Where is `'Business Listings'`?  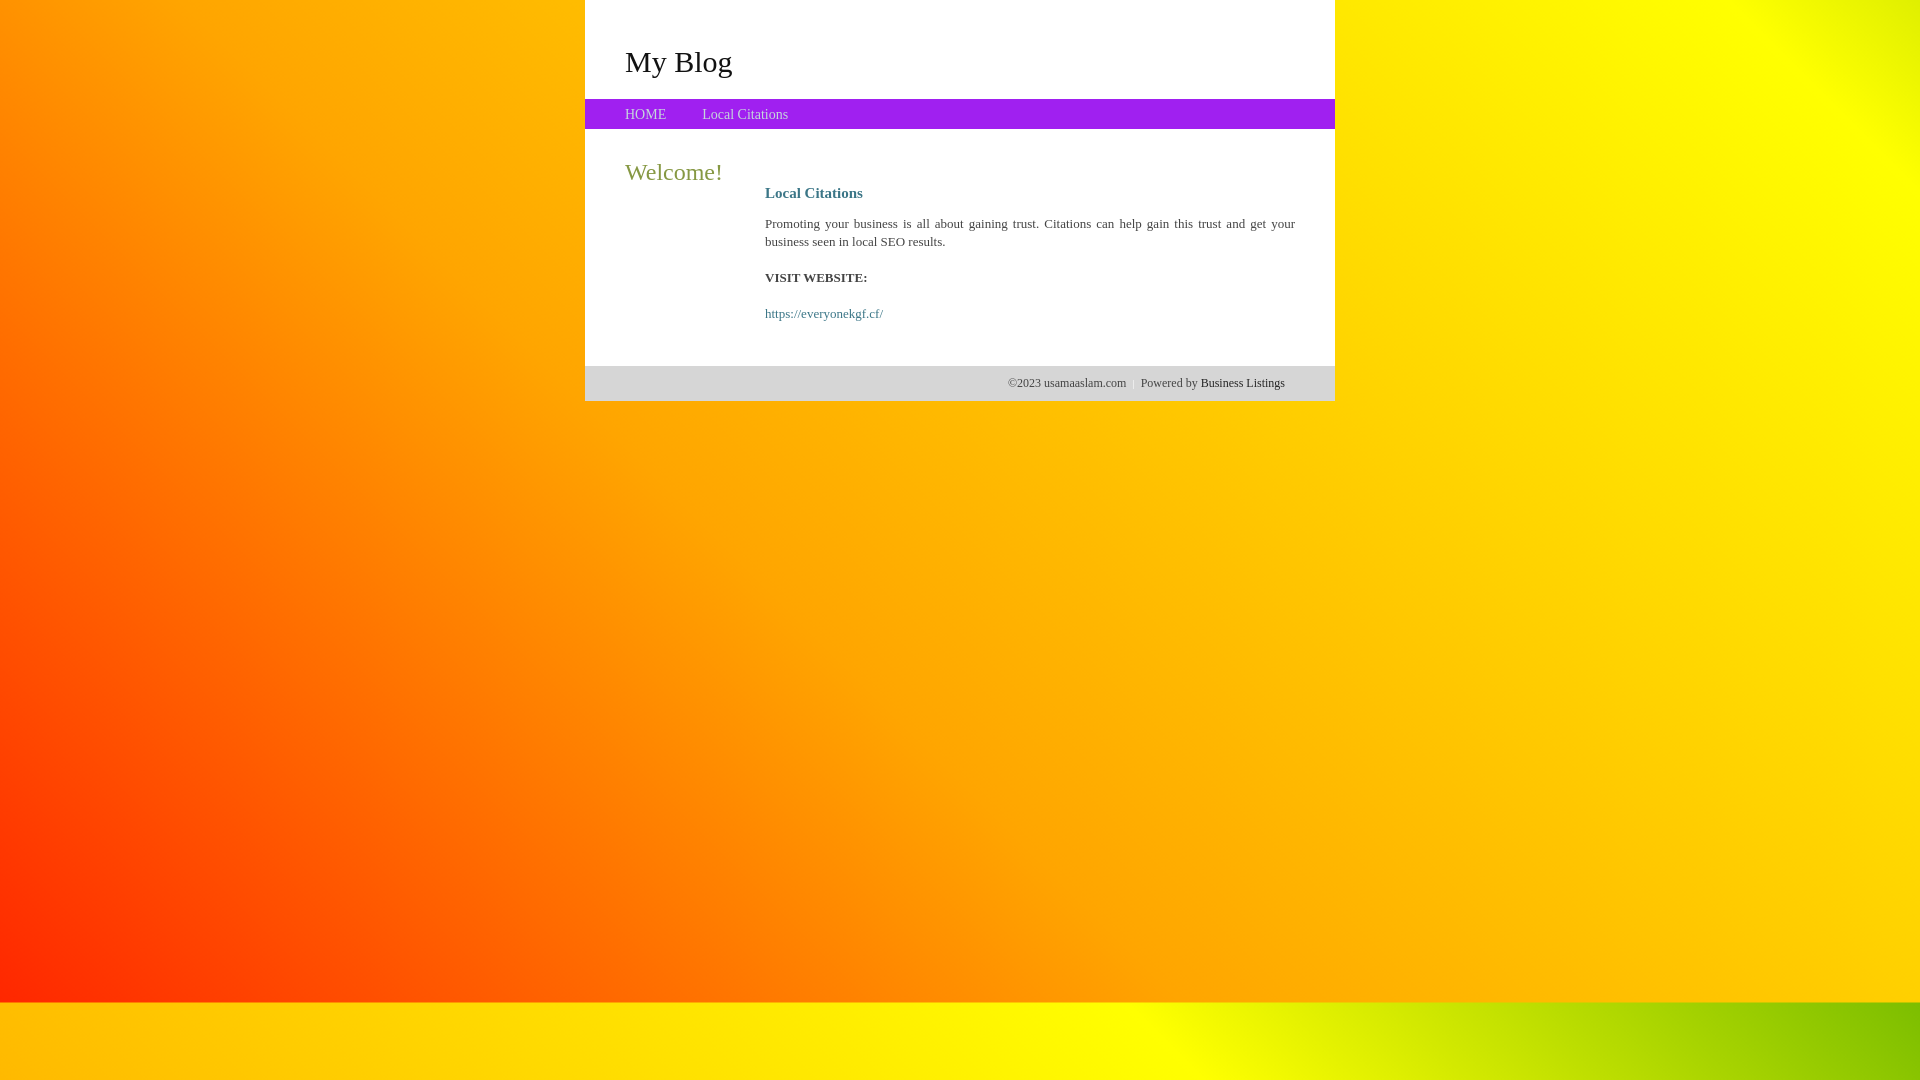
'Business Listings' is located at coordinates (1242, 382).